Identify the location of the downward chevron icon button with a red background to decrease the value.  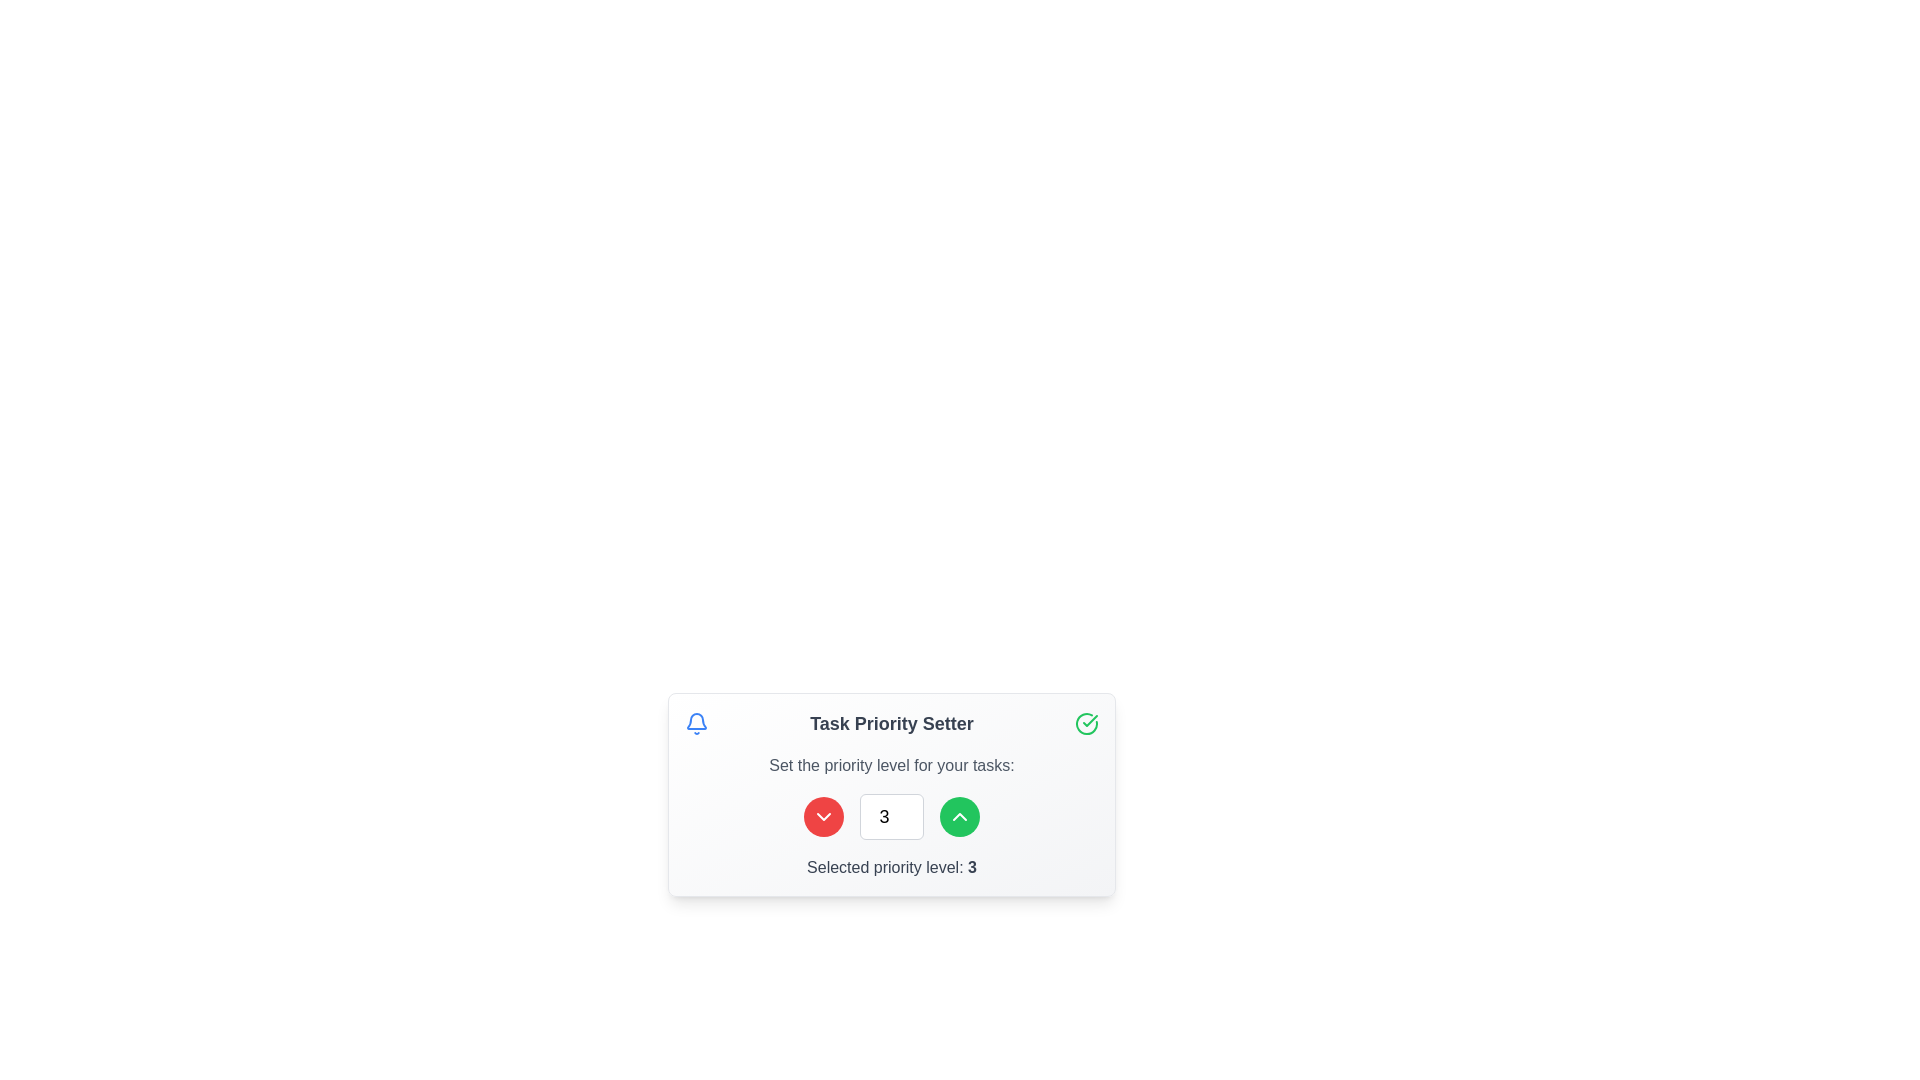
(824, 817).